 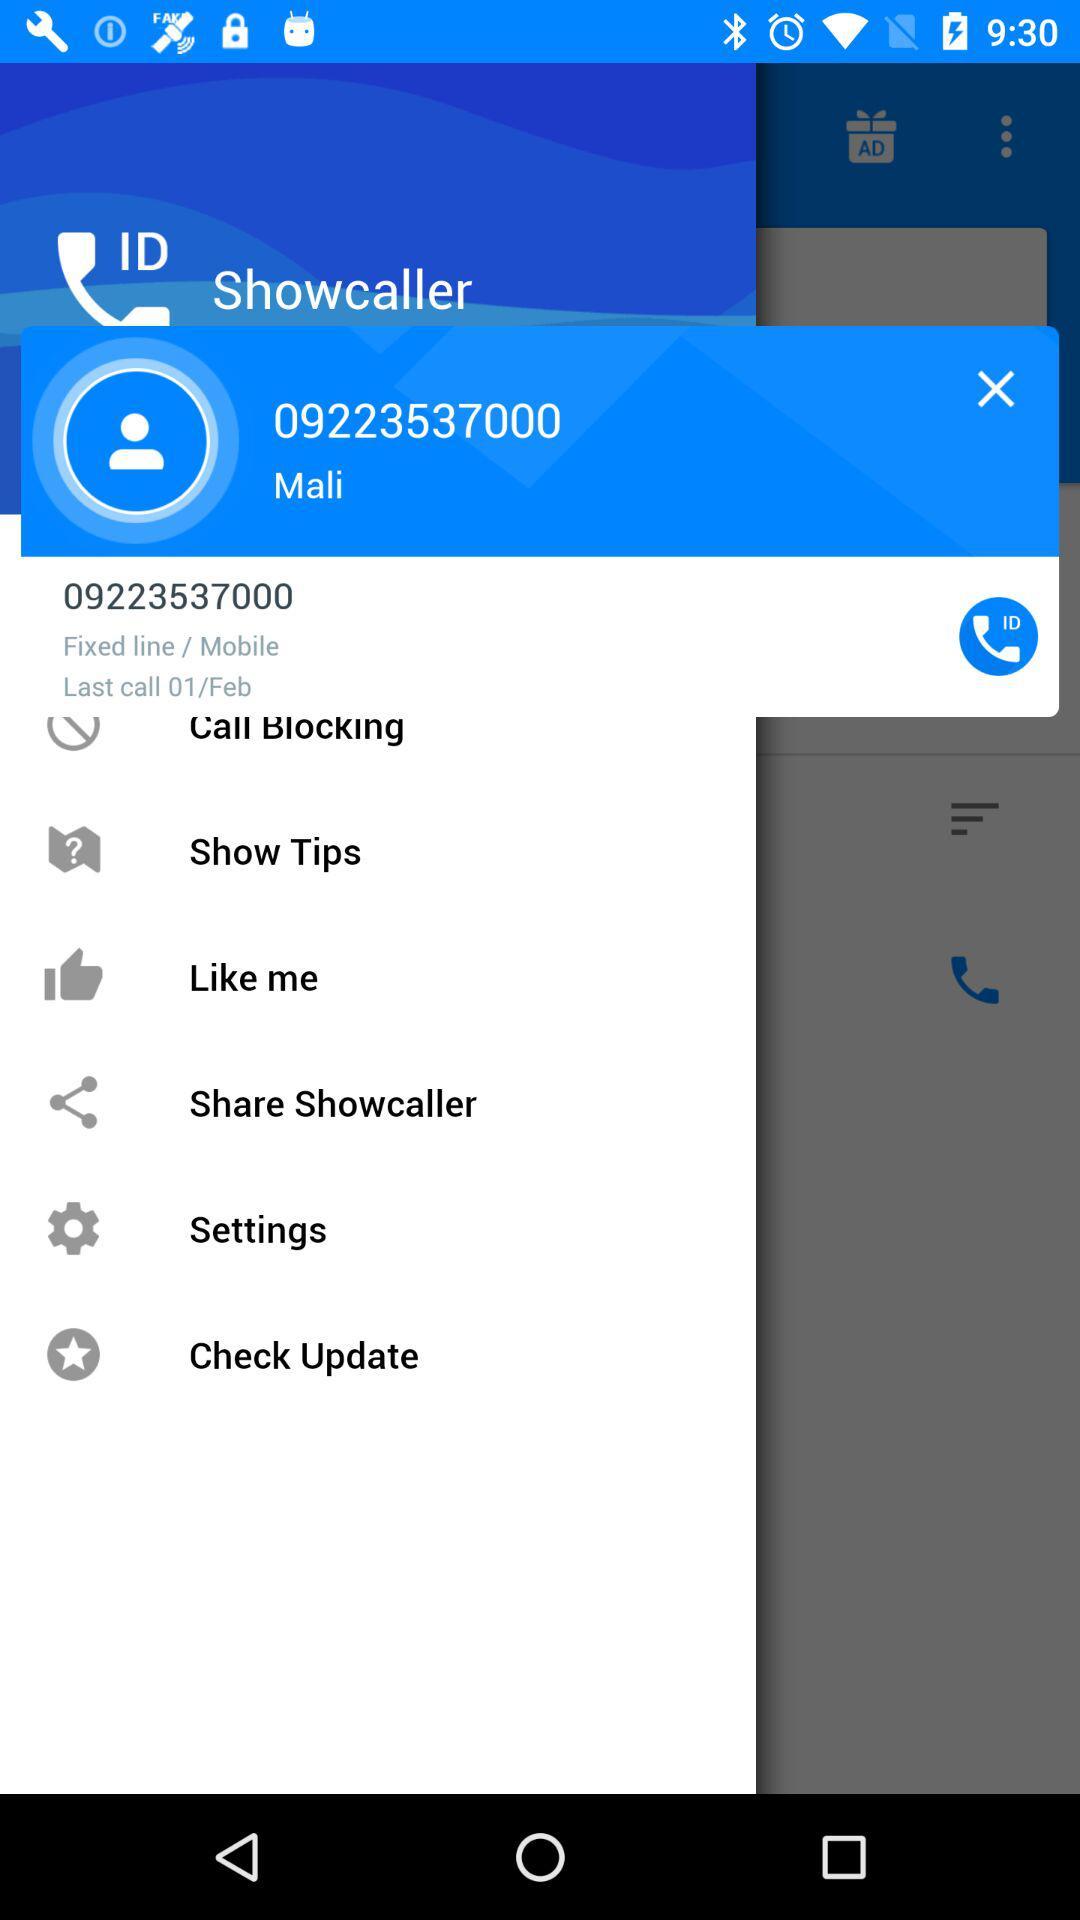 I want to click on the like icon on the web page, so click(x=104, y=979).